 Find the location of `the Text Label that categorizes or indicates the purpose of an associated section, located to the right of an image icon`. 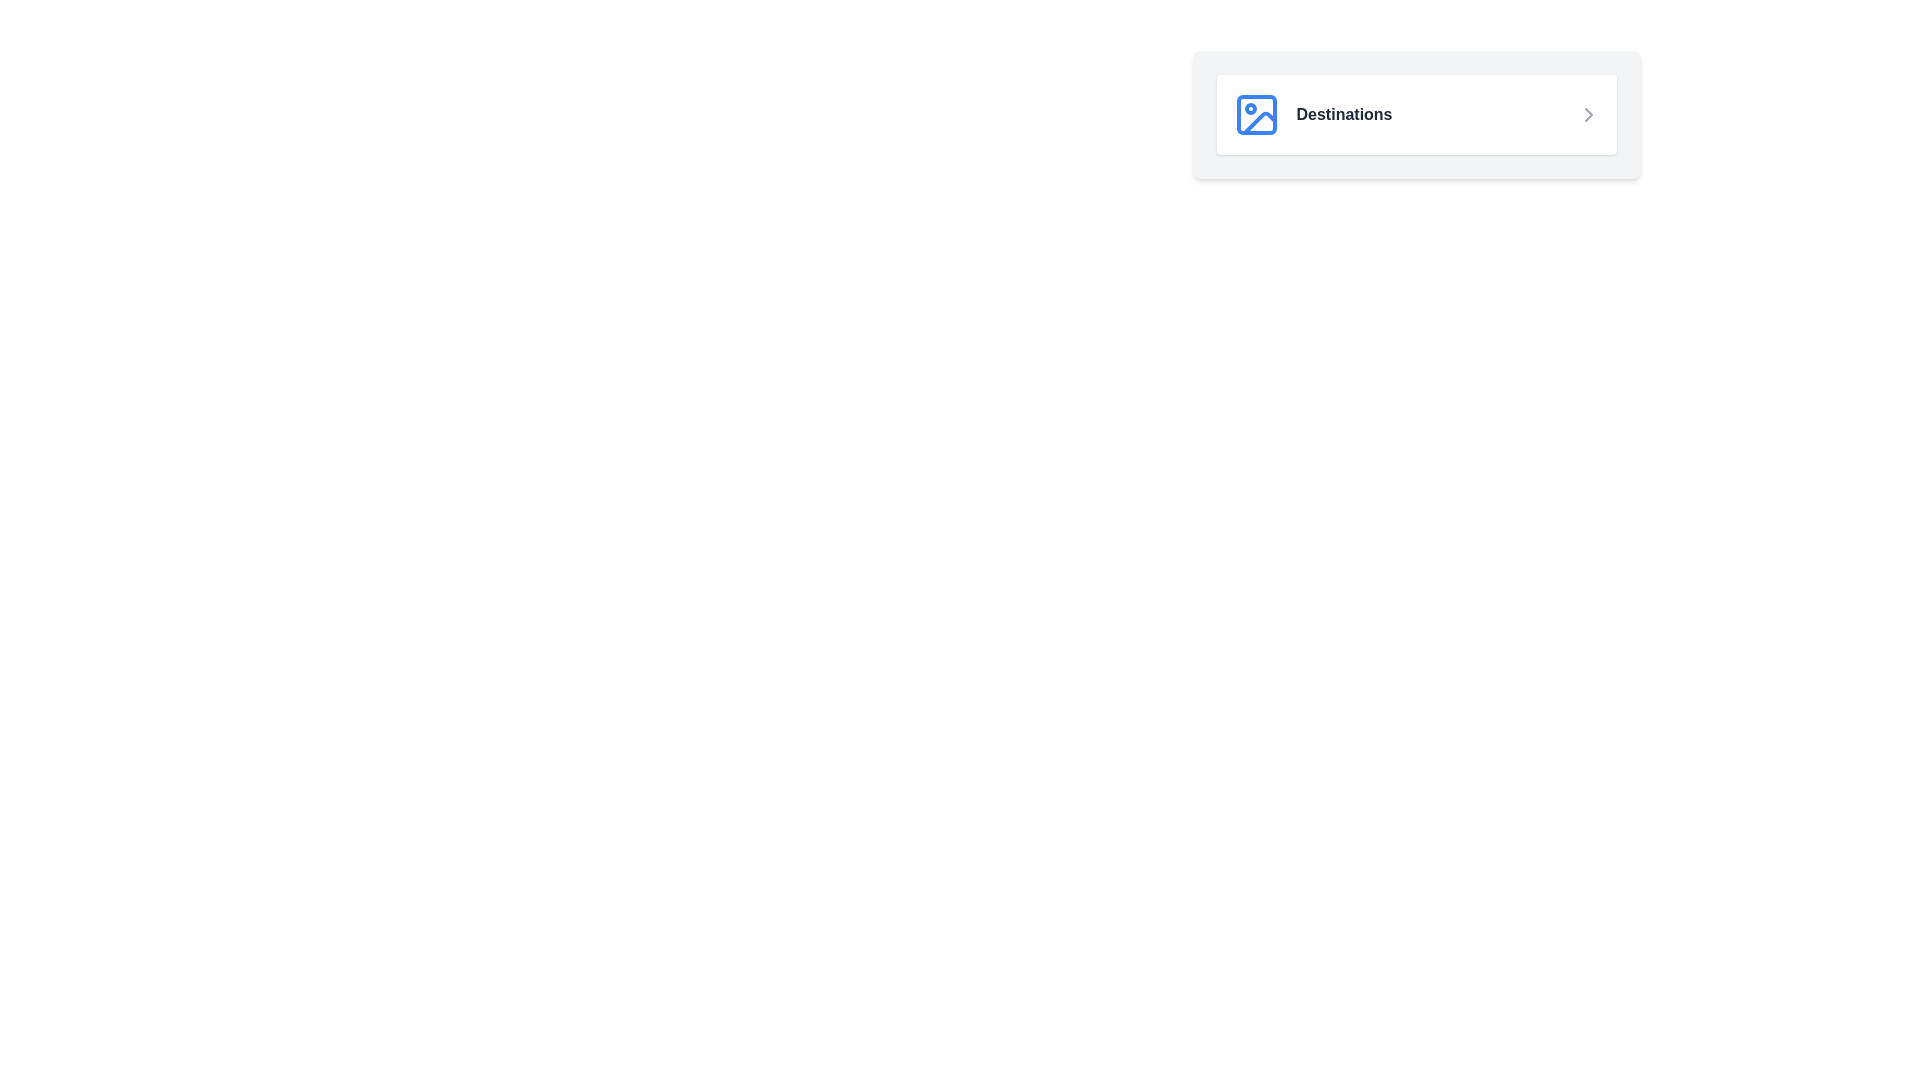

the Text Label that categorizes or indicates the purpose of an associated section, located to the right of an image icon is located at coordinates (1344, 115).